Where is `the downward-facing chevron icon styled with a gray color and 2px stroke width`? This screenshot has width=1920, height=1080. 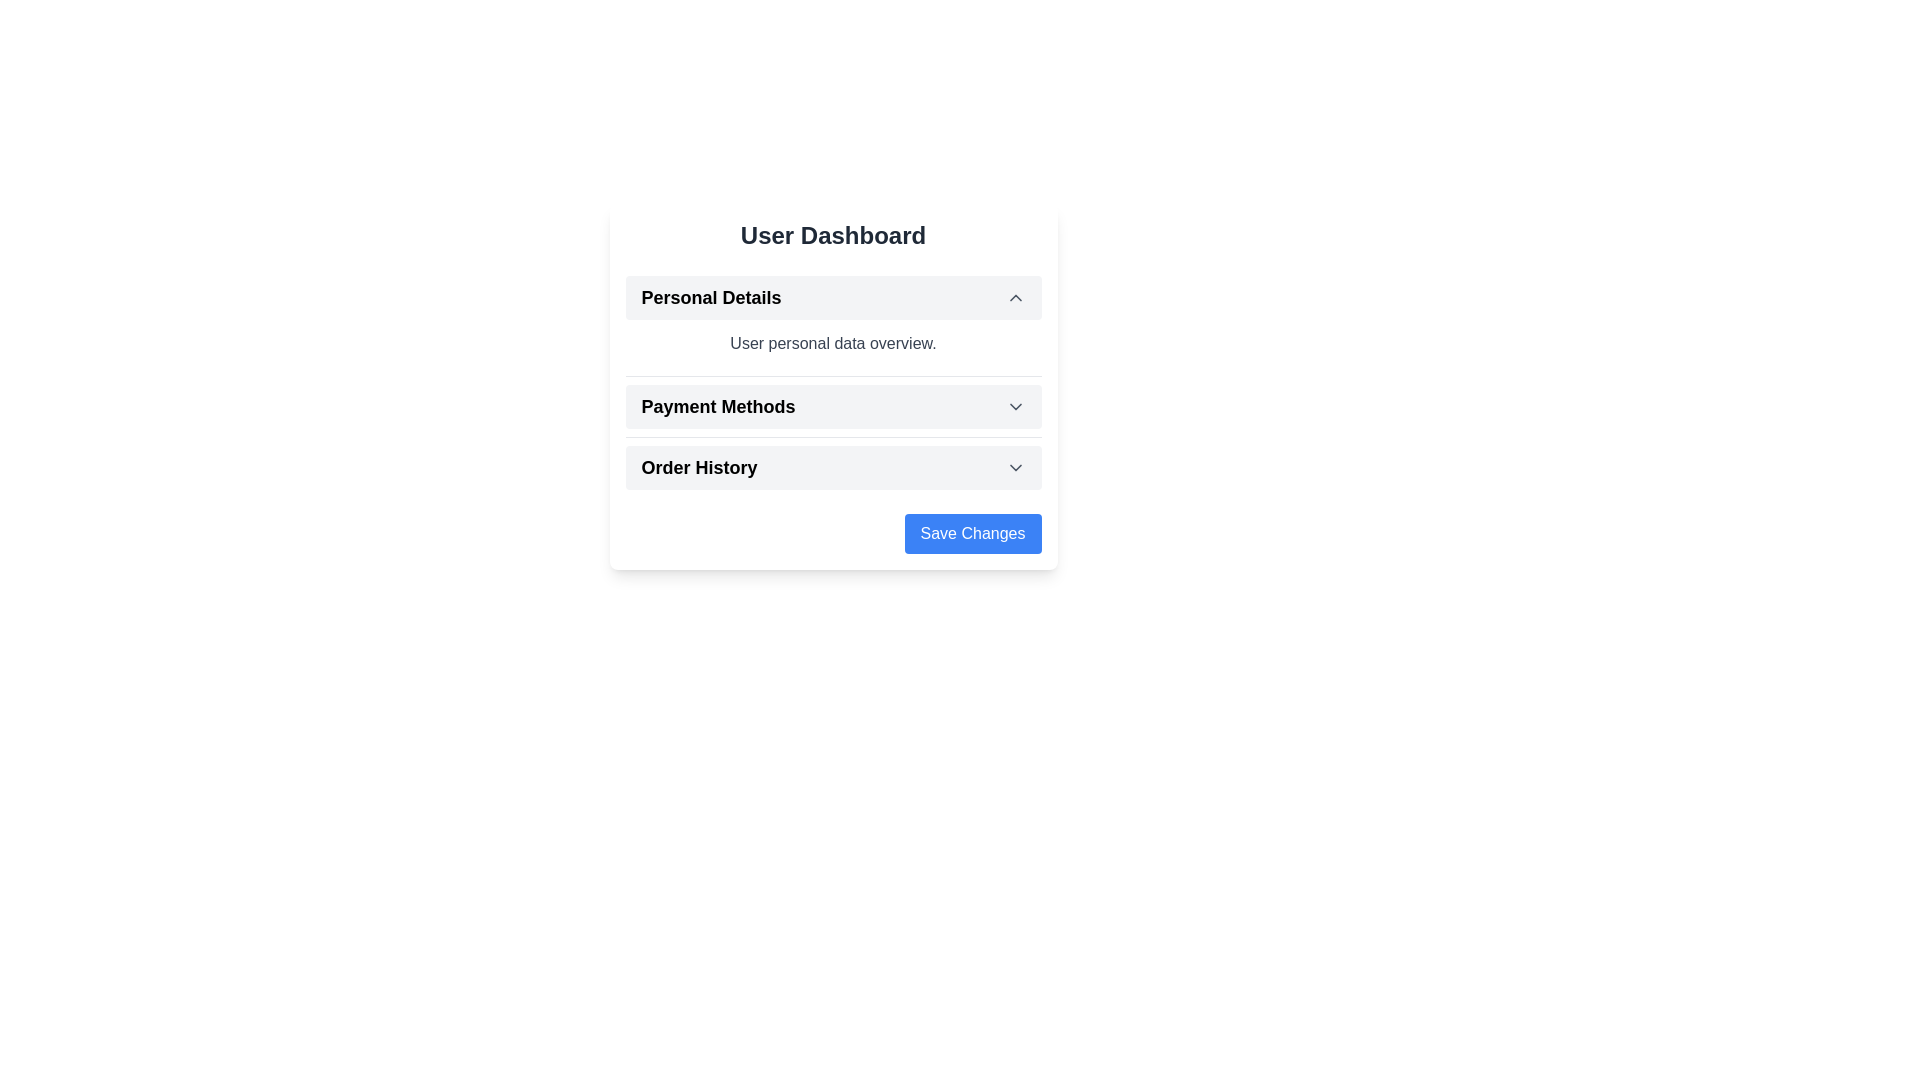
the downward-facing chevron icon styled with a gray color and 2px stroke width is located at coordinates (1015, 467).